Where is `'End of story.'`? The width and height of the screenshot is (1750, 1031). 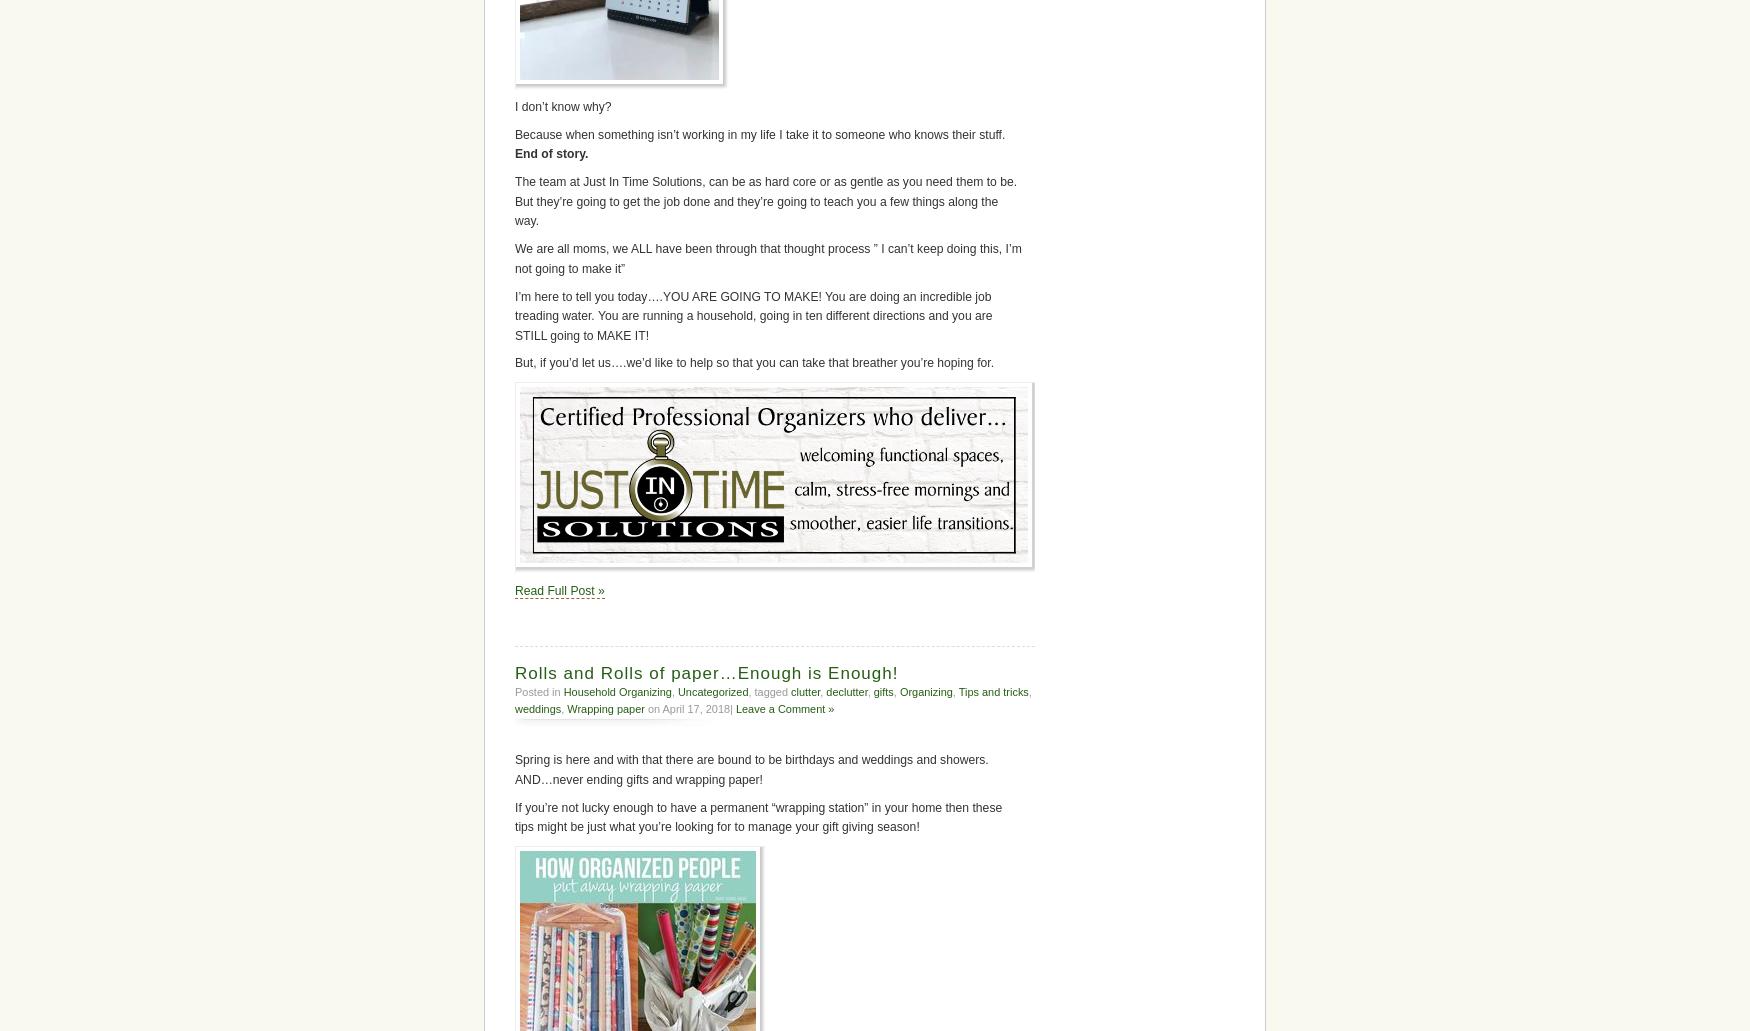
'End of story.' is located at coordinates (550, 153).